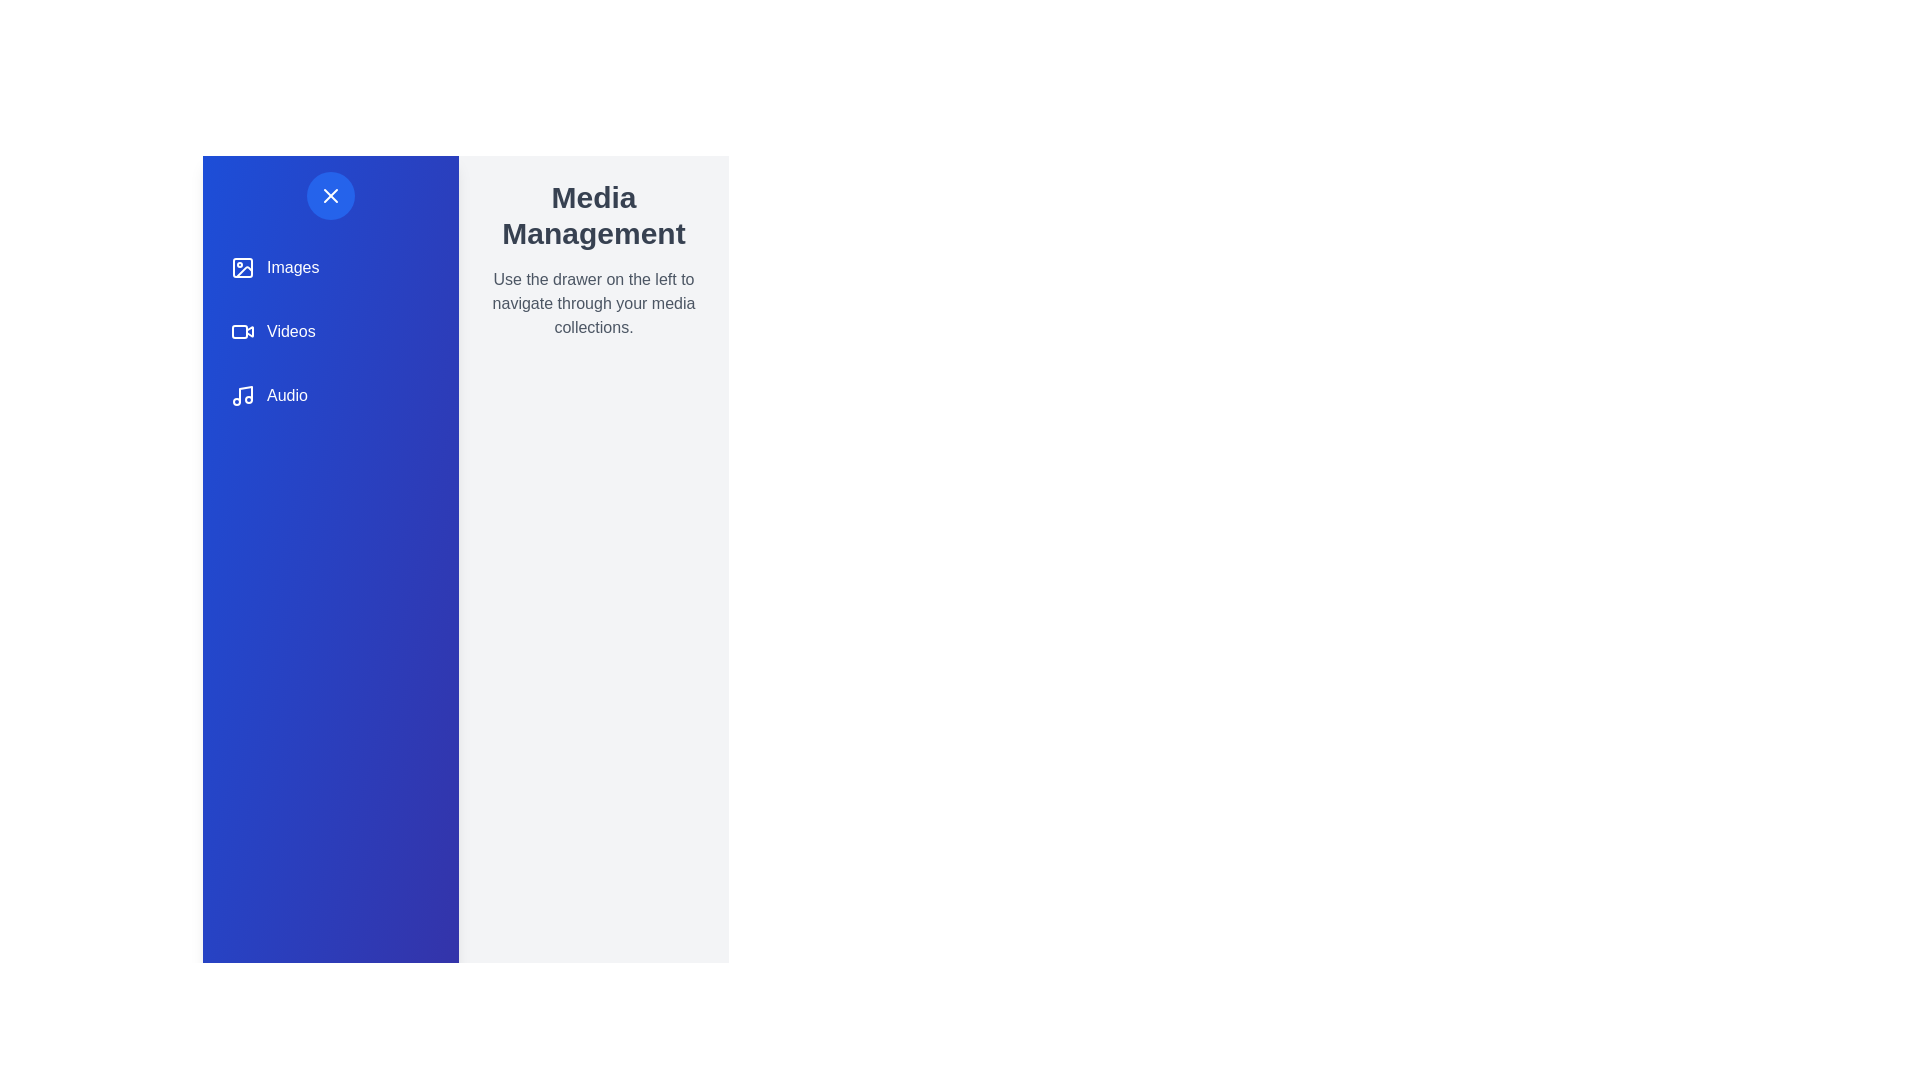 Image resolution: width=1920 pixels, height=1080 pixels. What do you see at coordinates (242, 266) in the screenshot?
I see `the icon resembling a picture or image with rounded corners, located within the 'Images' button in the vertical navigation menu on the left` at bounding box center [242, 266].